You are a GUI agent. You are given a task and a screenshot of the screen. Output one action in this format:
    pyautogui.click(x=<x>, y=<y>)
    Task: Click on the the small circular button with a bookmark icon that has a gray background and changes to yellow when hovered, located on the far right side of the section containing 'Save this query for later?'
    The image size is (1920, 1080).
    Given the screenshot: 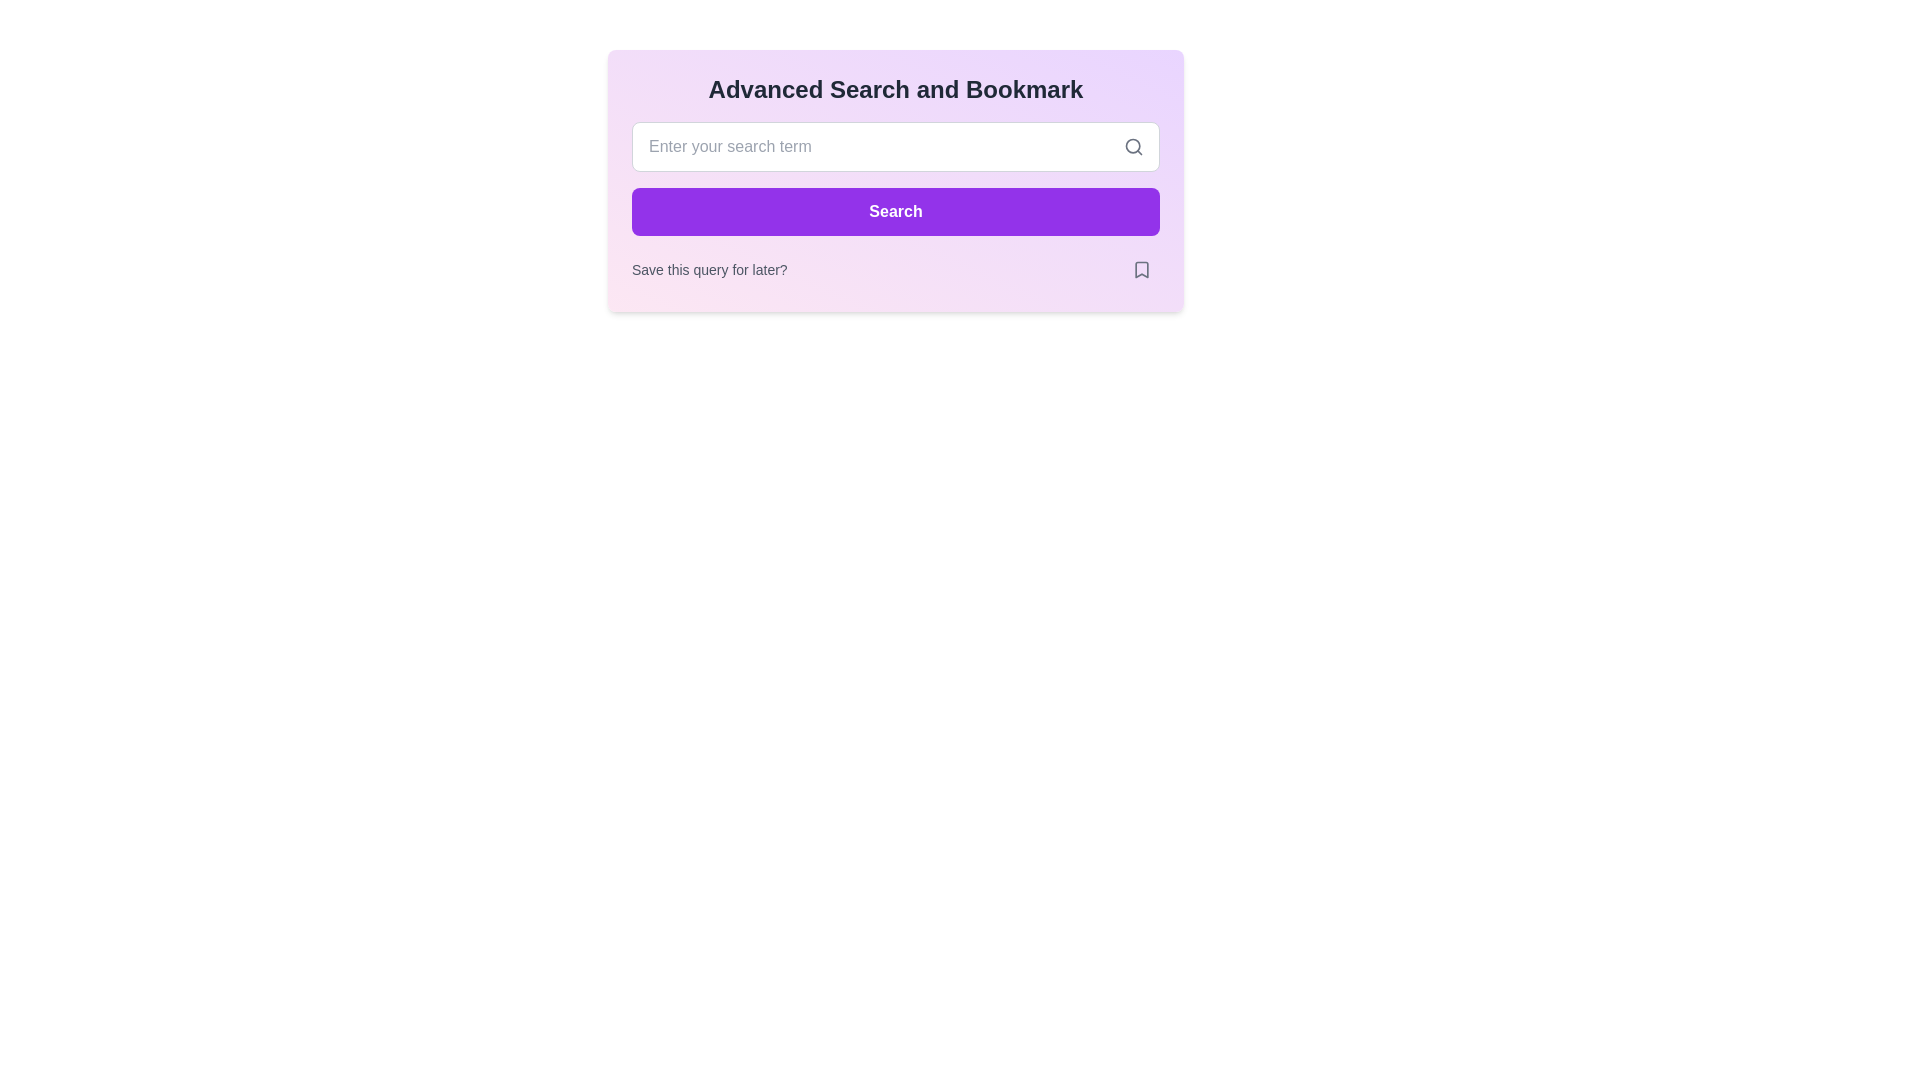 What is the action you would take?
    pyautogui.click(x=1142, y=270)
    